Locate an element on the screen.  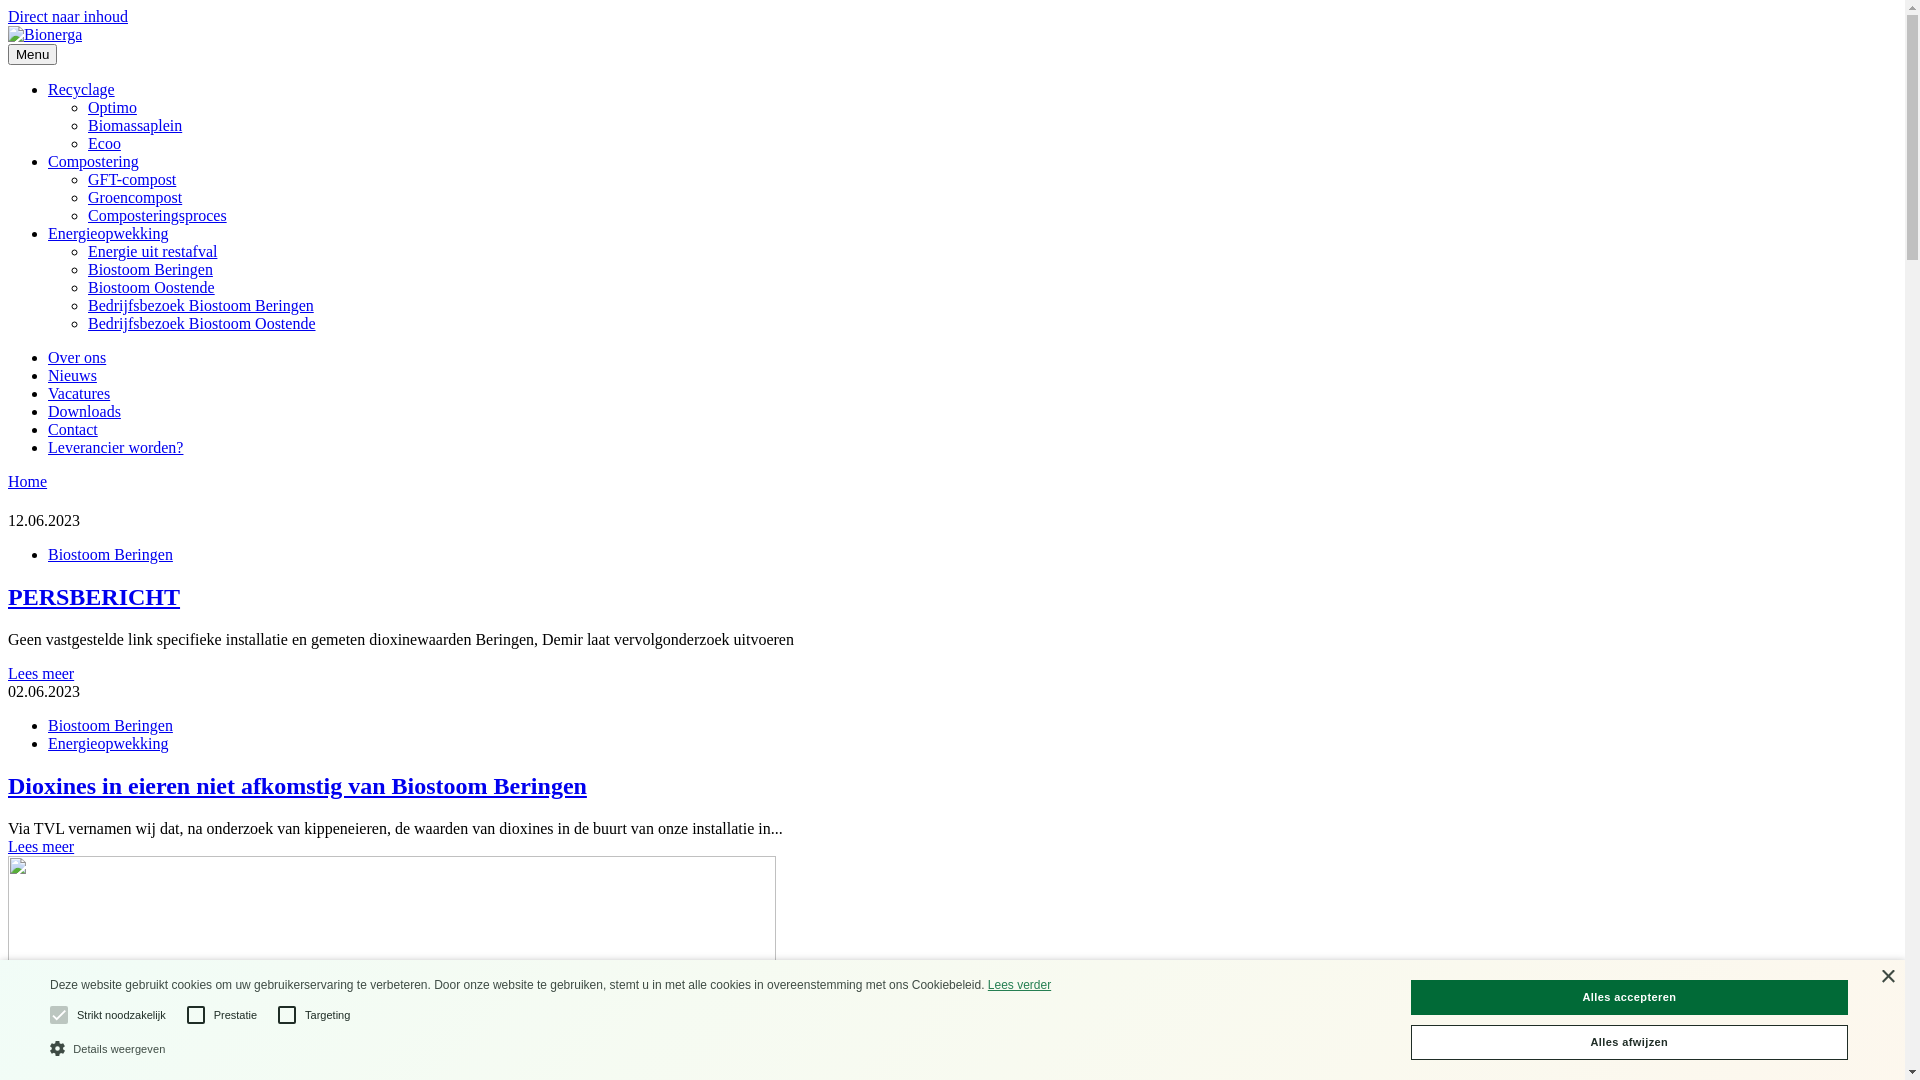
'Lees verder' is located at coordinates (1019, 983).